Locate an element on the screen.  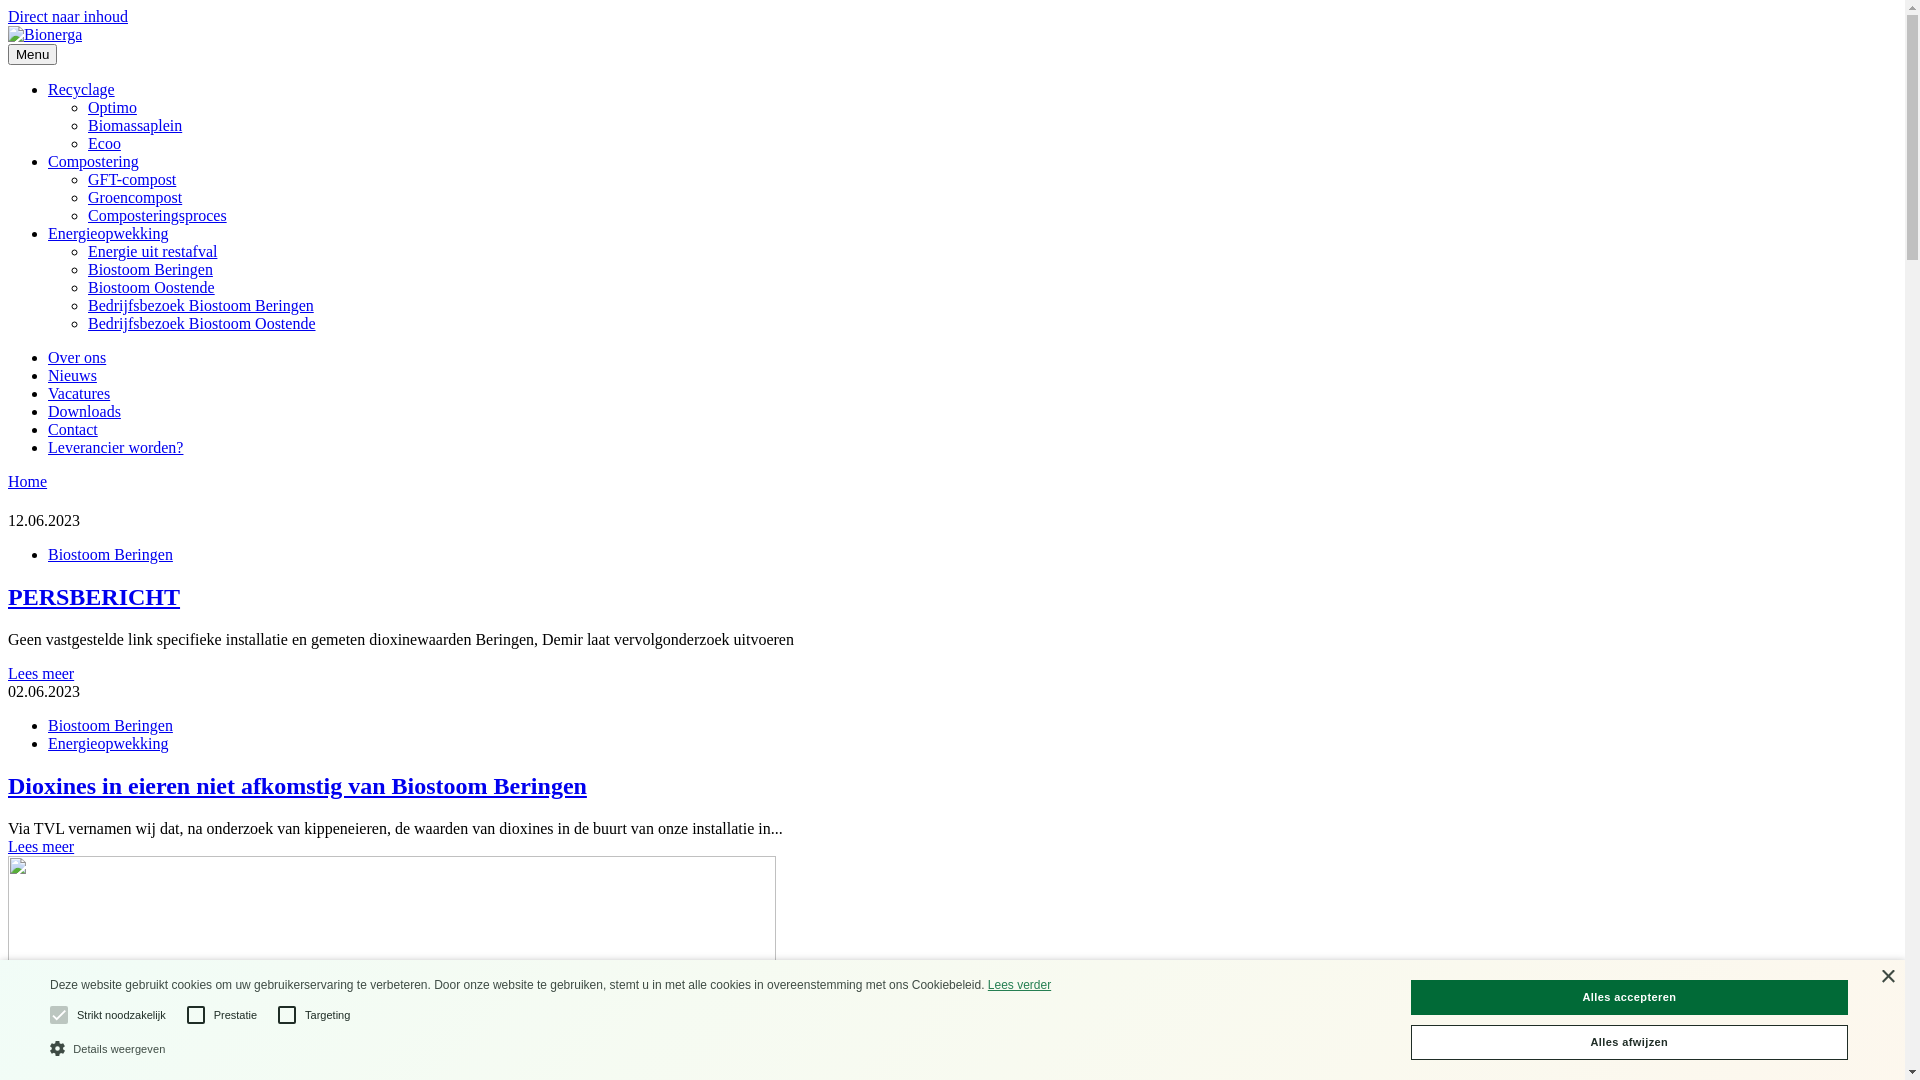
'Lees verder' is located at coordinates (1019, 983).